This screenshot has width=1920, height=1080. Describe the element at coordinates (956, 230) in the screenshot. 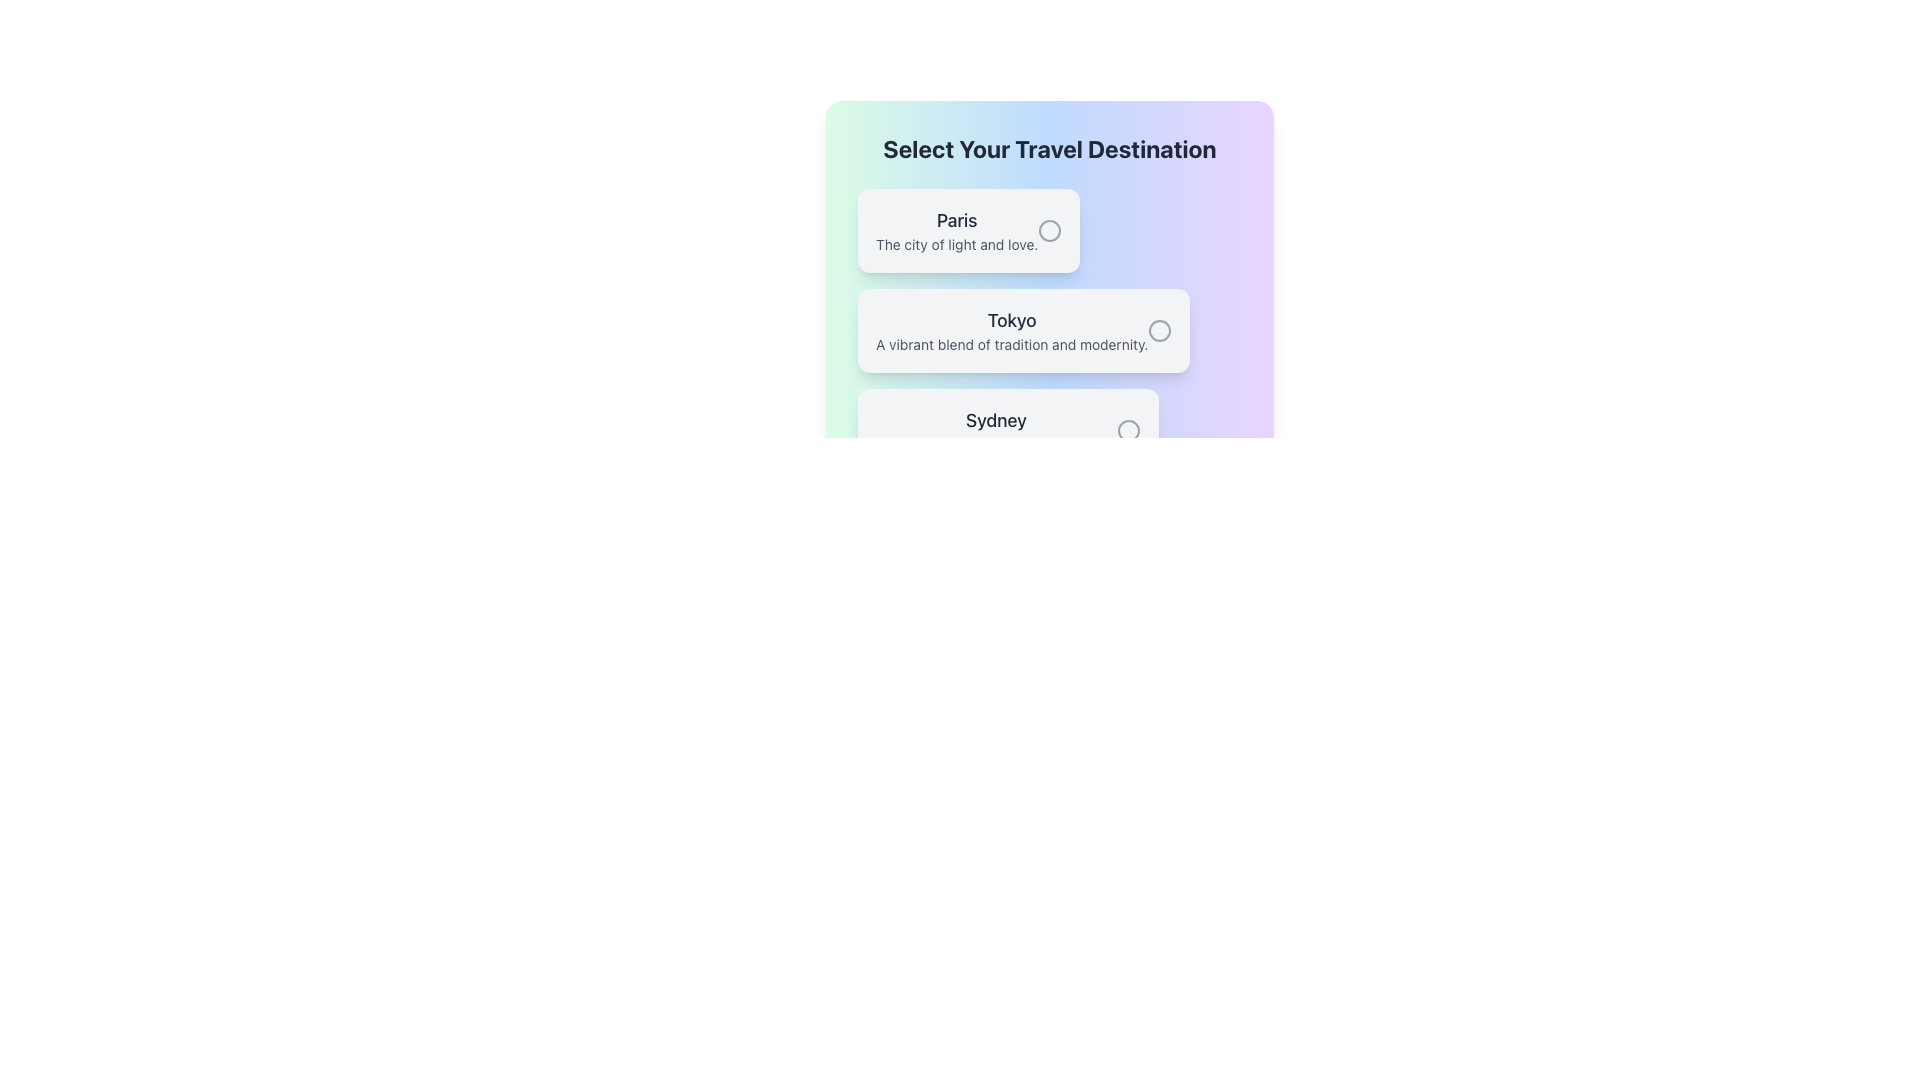

I see `the text block describing the destination option 'Paris', located below the header 'Select Your Travel Destination'` at that location.